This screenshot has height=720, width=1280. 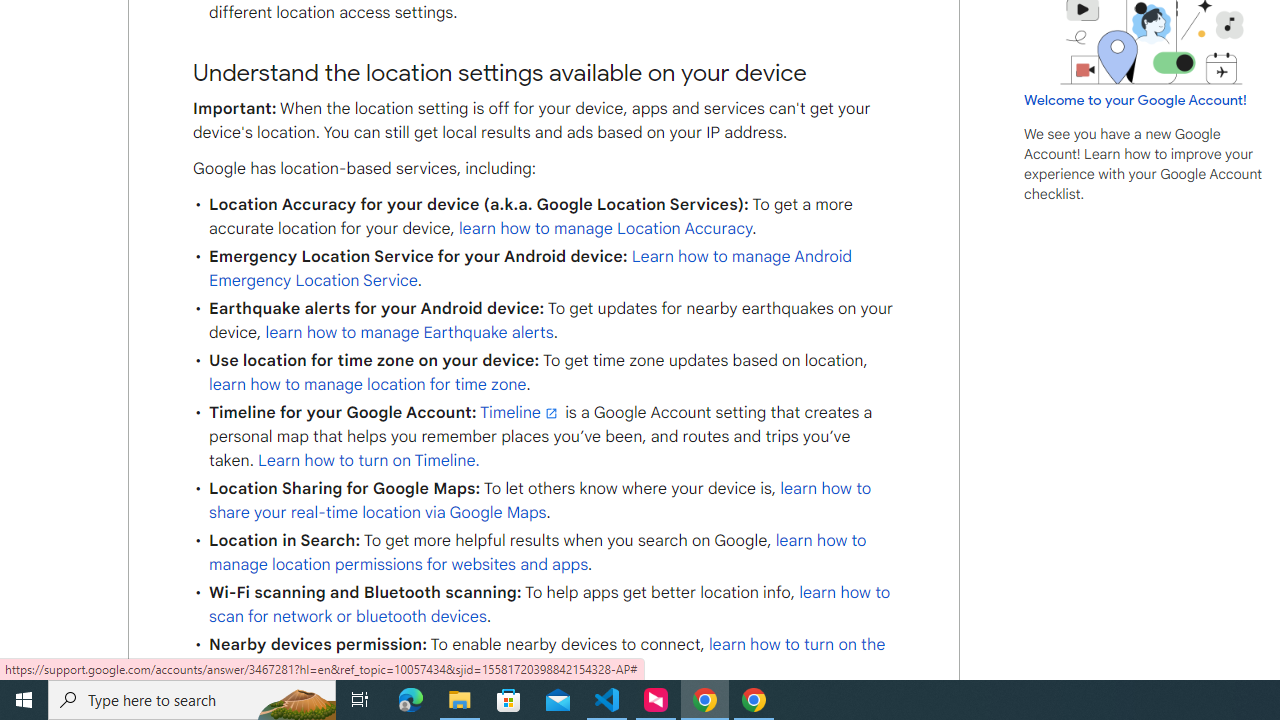 I want to click on 'learn how to turn on the Nearby devices permission', so click(x=547, y=657).